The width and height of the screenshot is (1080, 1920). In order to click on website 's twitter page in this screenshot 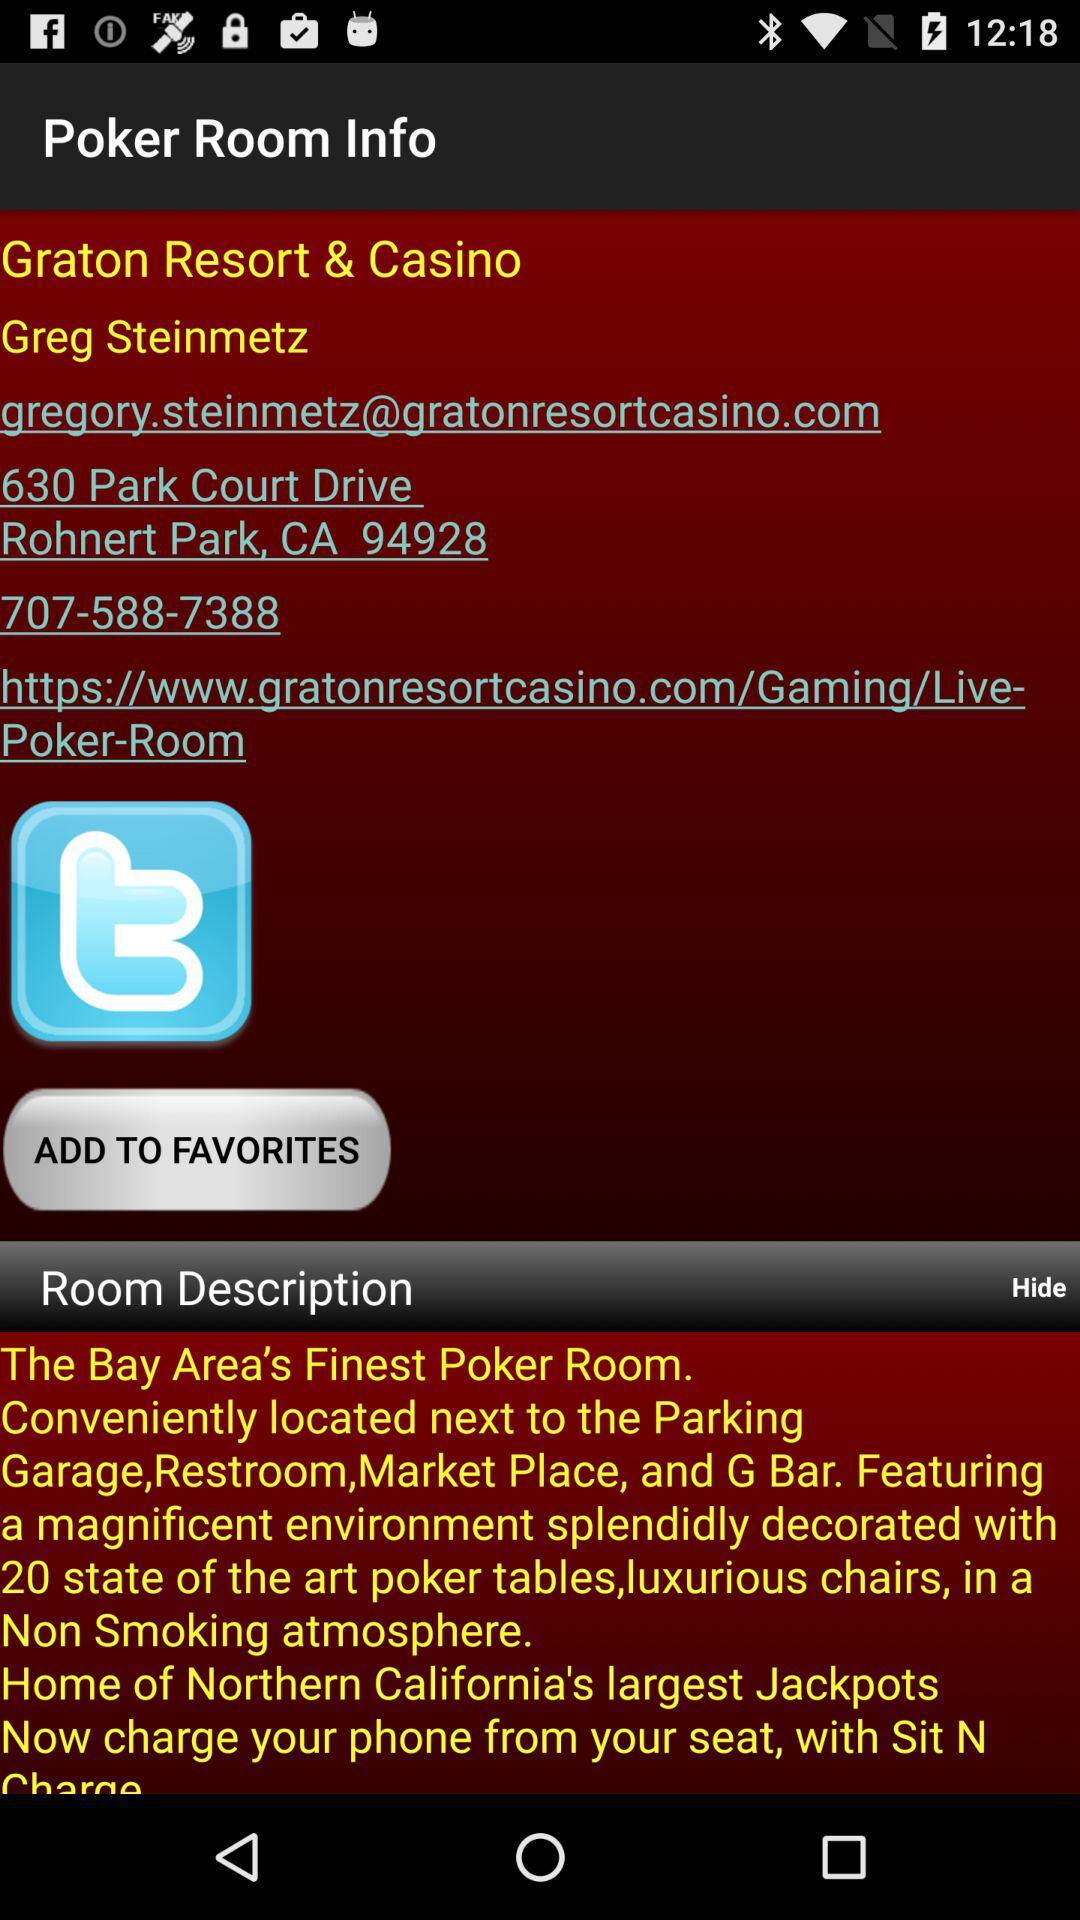, I will do `click(131, 925)`.